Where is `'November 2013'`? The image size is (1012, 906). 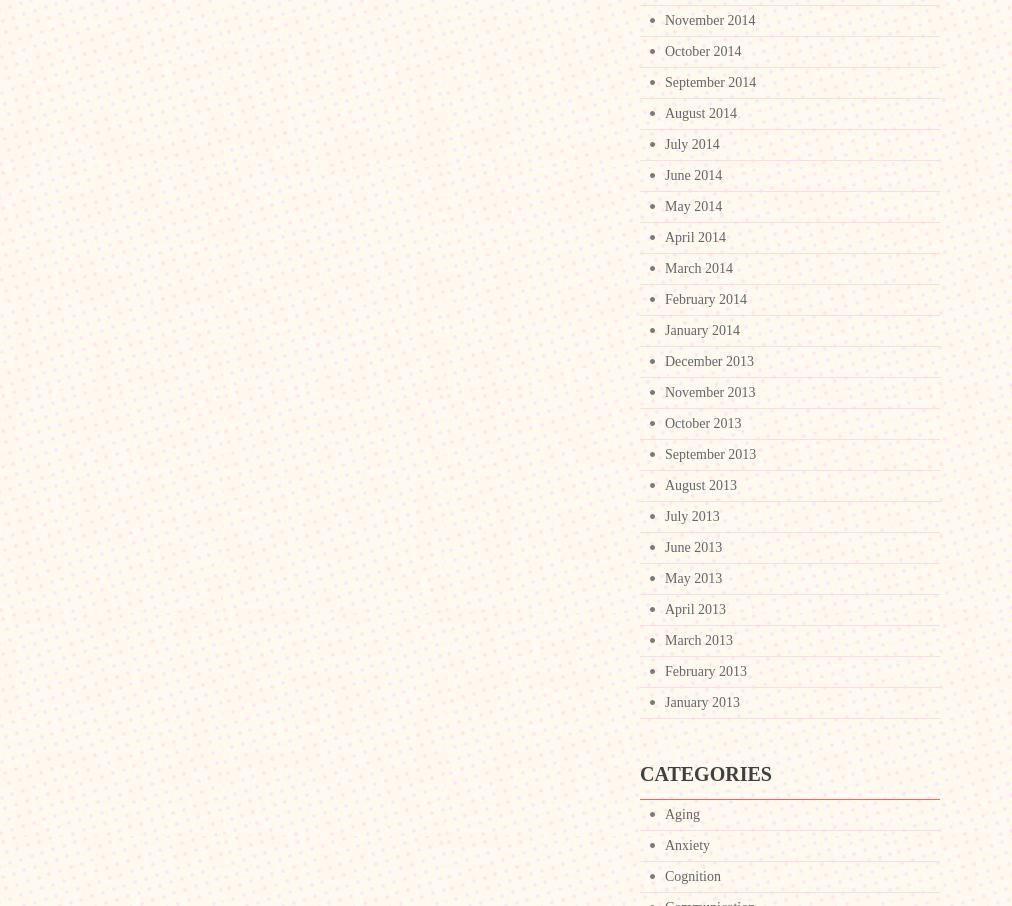
'November 2013' is located at coordinates (664, 391).